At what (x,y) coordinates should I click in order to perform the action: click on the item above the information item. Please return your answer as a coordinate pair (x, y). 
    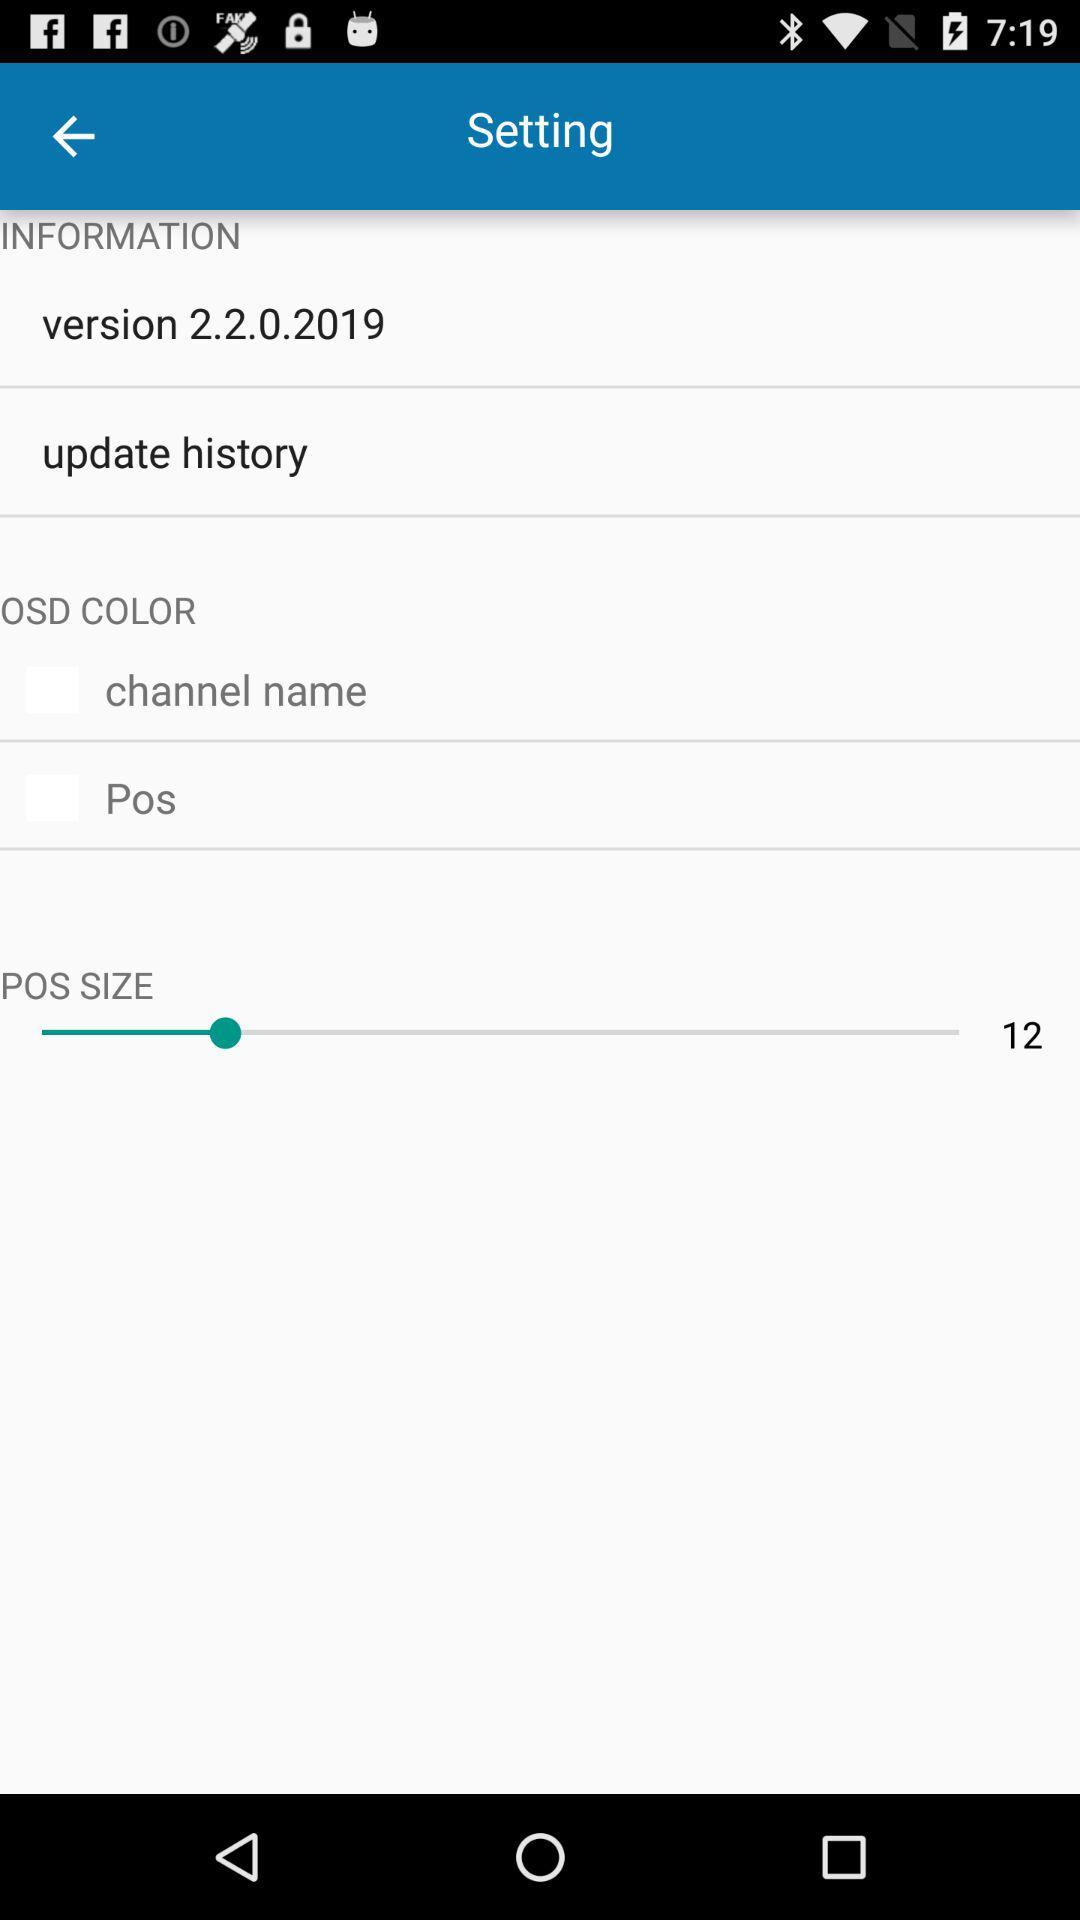
    Looking at the image, I should click on (72, 135).